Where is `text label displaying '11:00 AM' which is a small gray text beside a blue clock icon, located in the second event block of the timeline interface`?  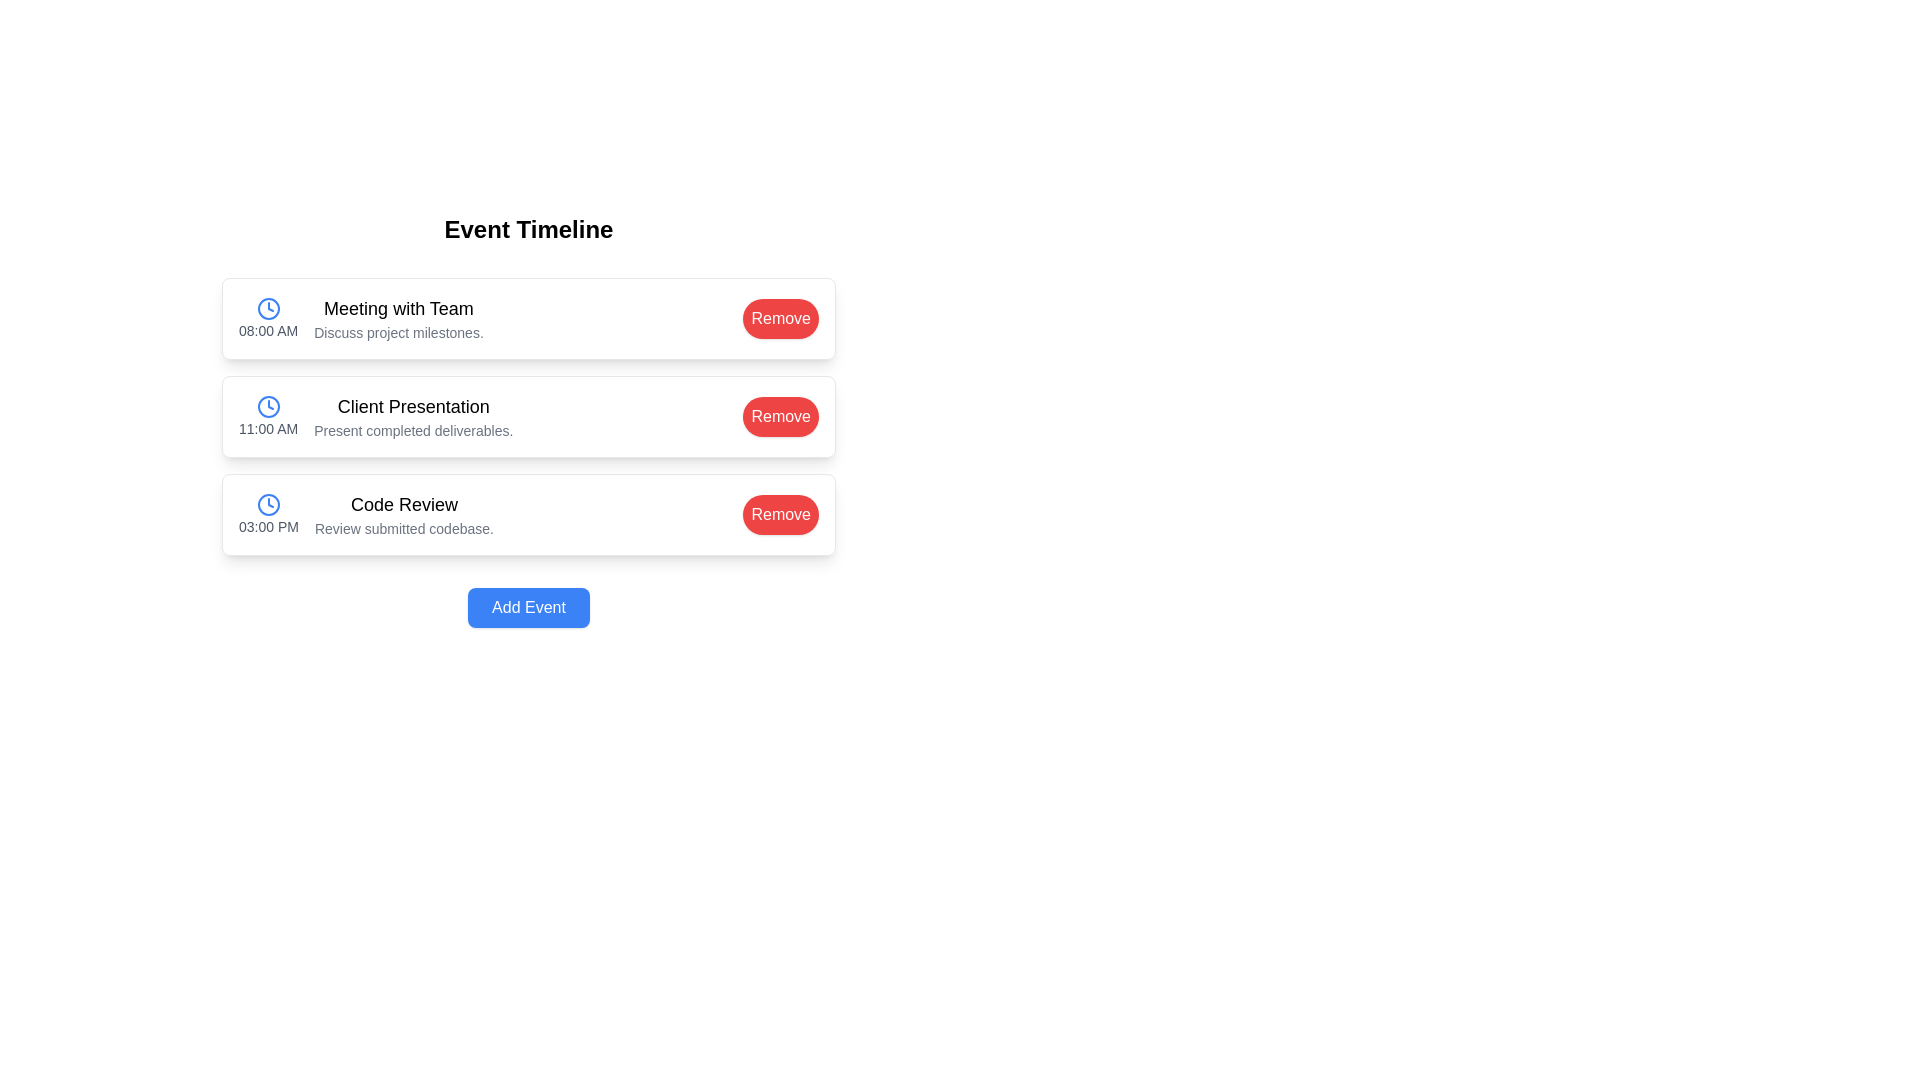 text label displaying '11:00 AM' which is a small gray text beside a blue clock icon, located in the second event block of the timeline interface is located at coordinates (267, 427).